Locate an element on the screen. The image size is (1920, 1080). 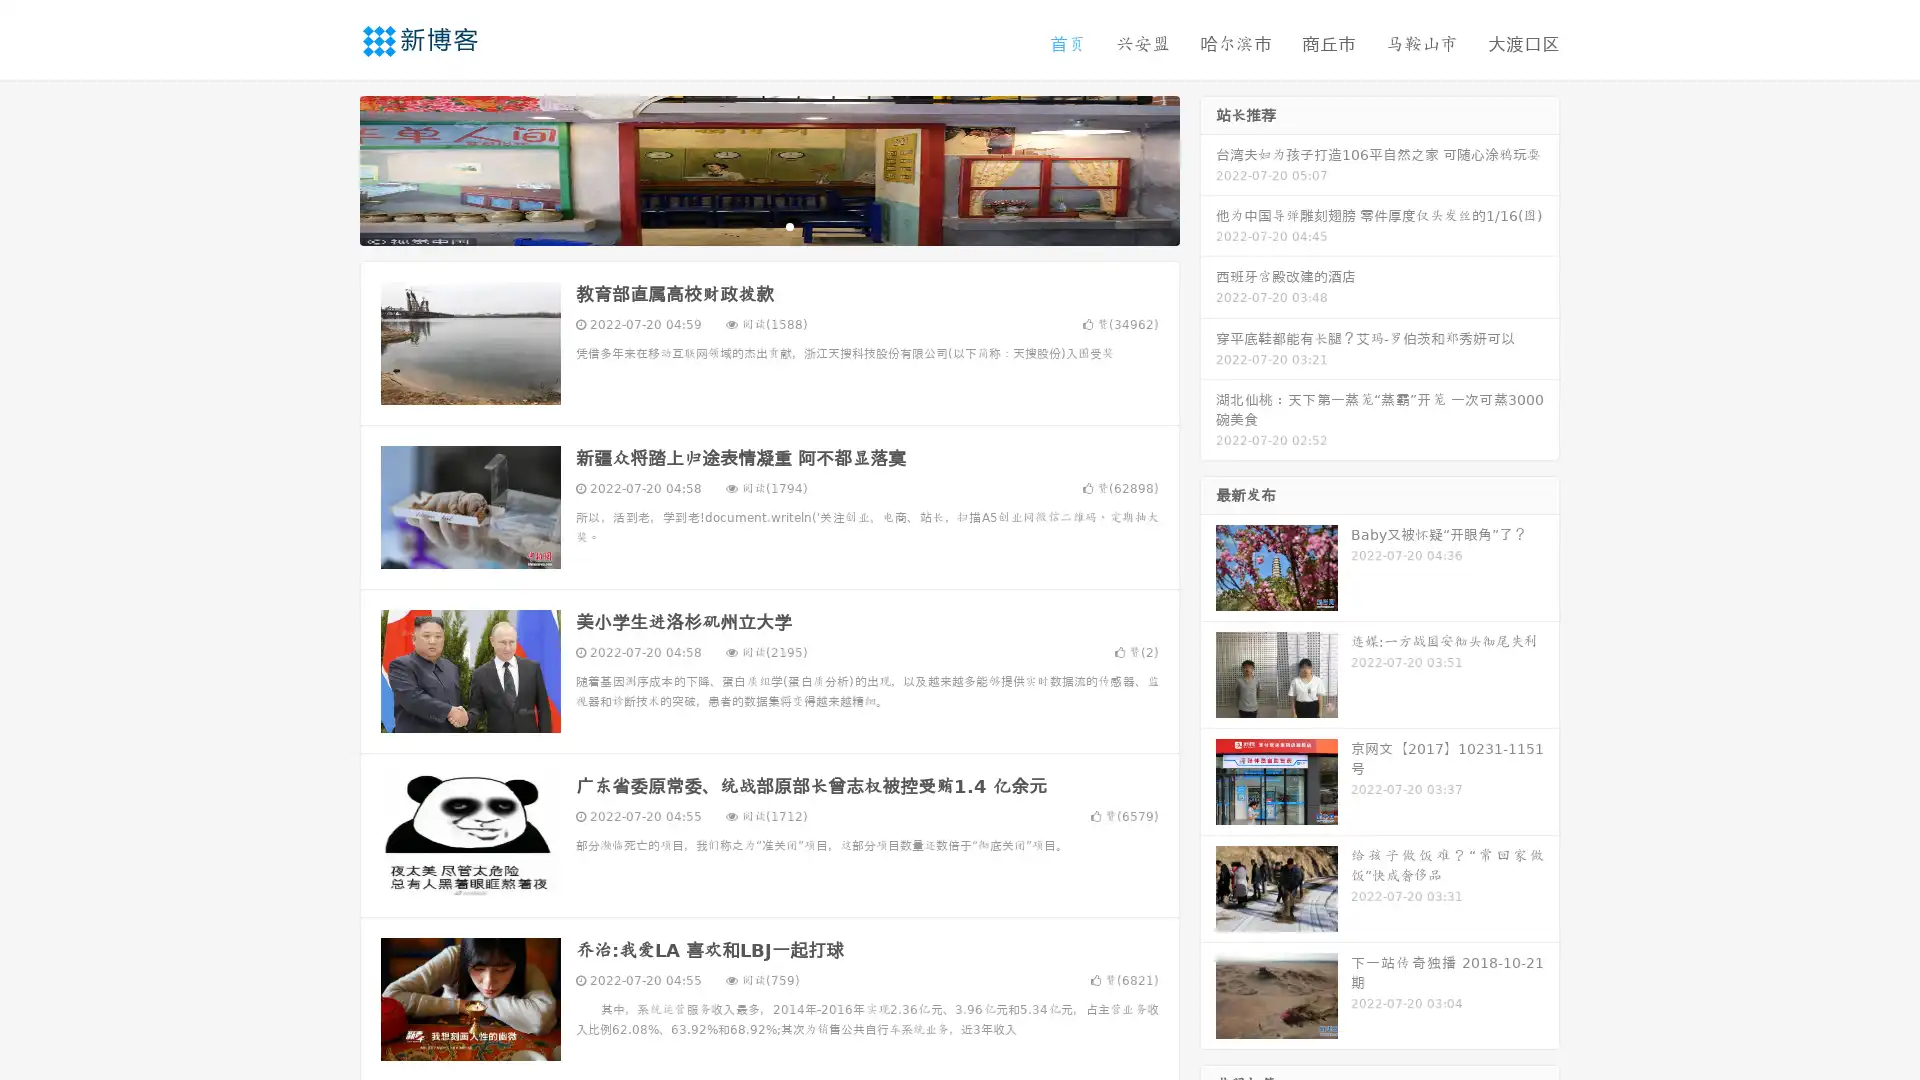
Go to slide 2 is located at coordinates (768, 225).